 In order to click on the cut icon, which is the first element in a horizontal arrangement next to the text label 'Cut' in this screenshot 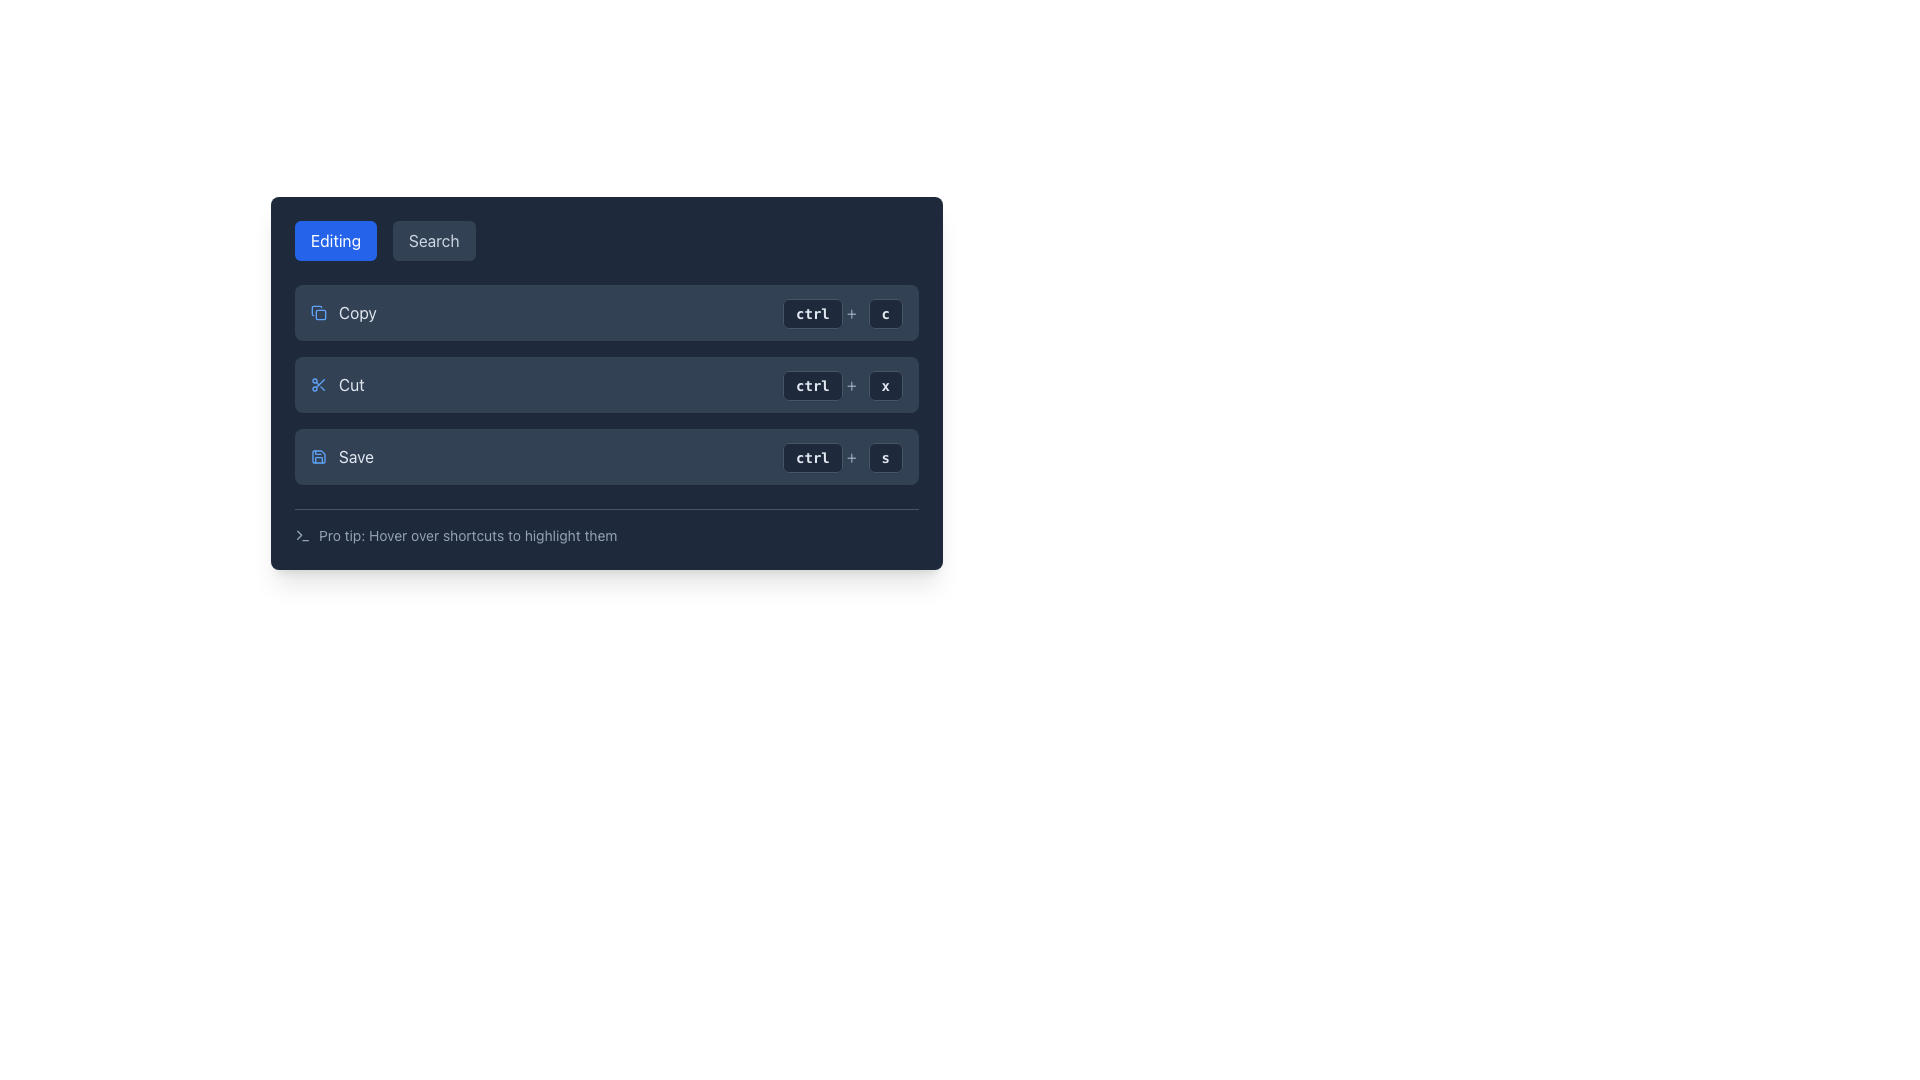, I will do `click(317, 385)`.